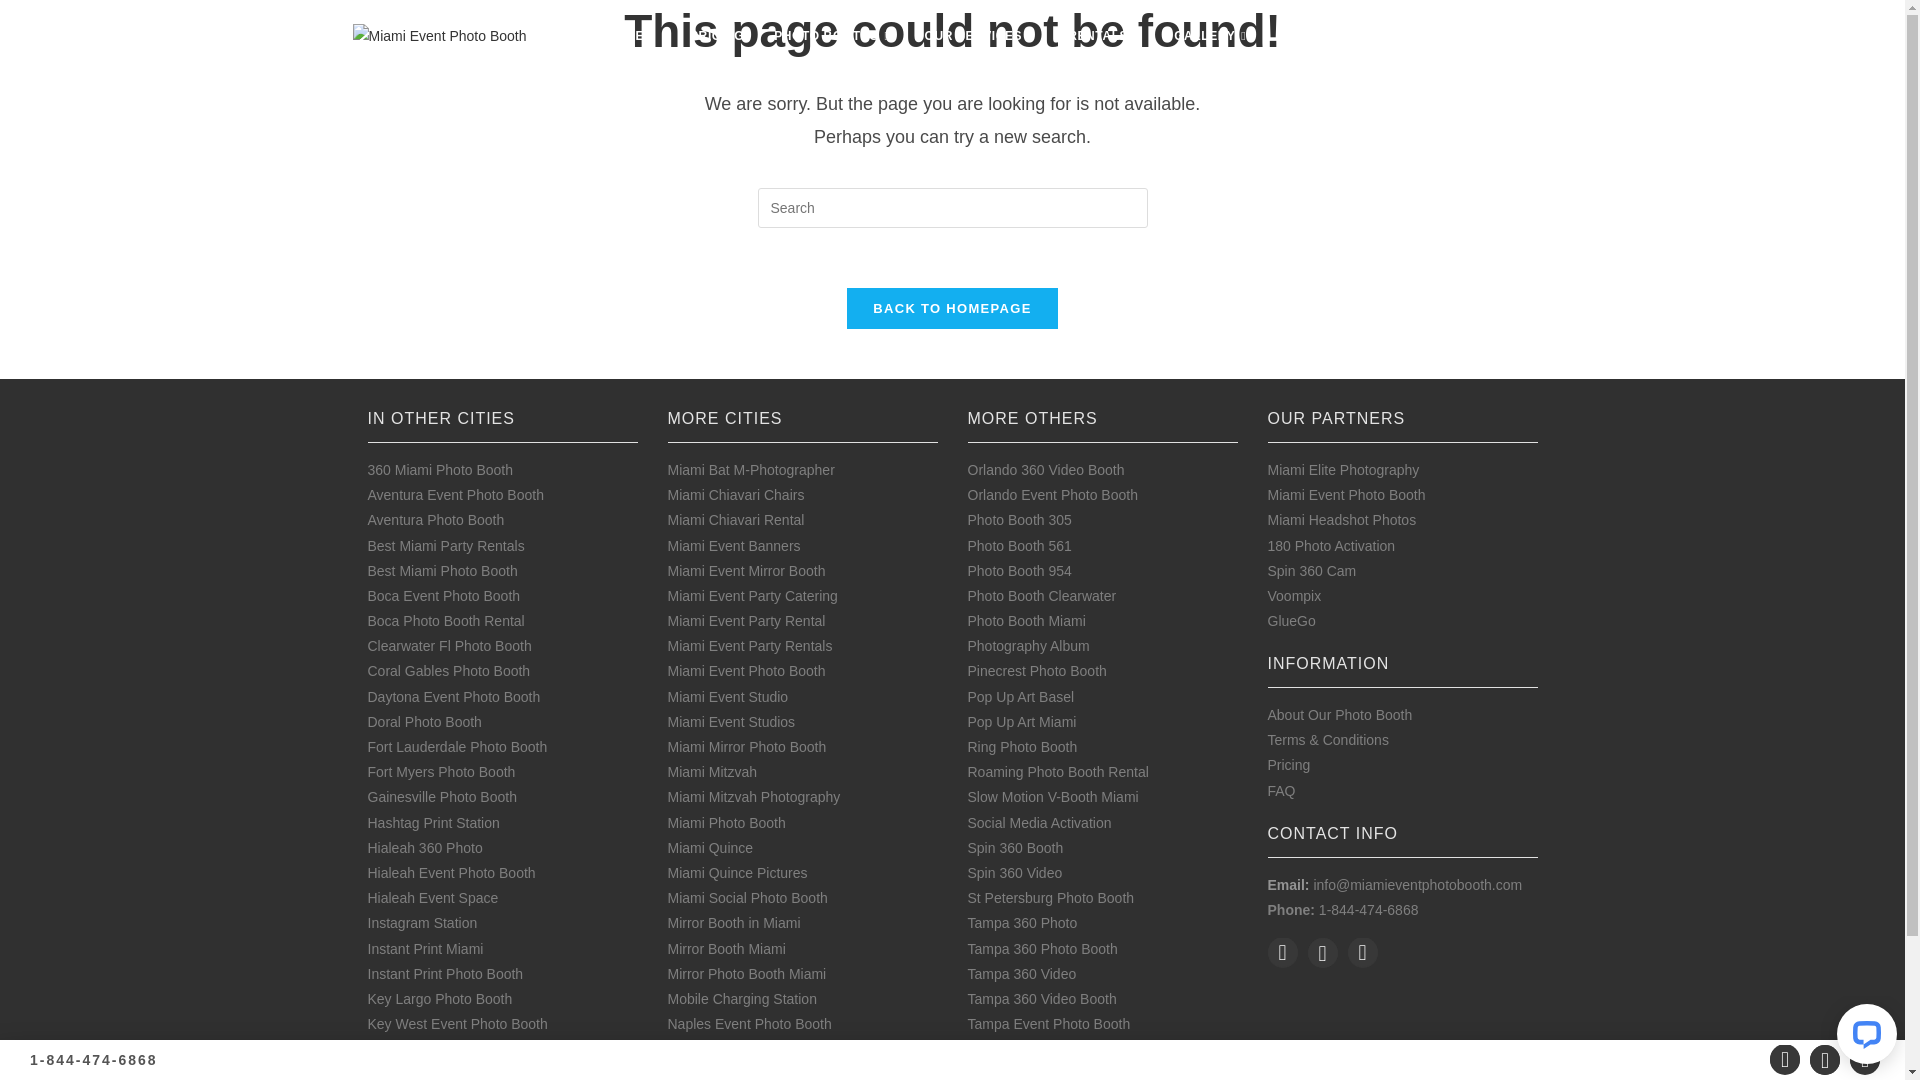 Image resolution: width=1920 pixels, height=1080 pixels. Describe the element at coordinates (424, 848) in the screenshot. I see `'Hialeah 360 Photo'` at that location.